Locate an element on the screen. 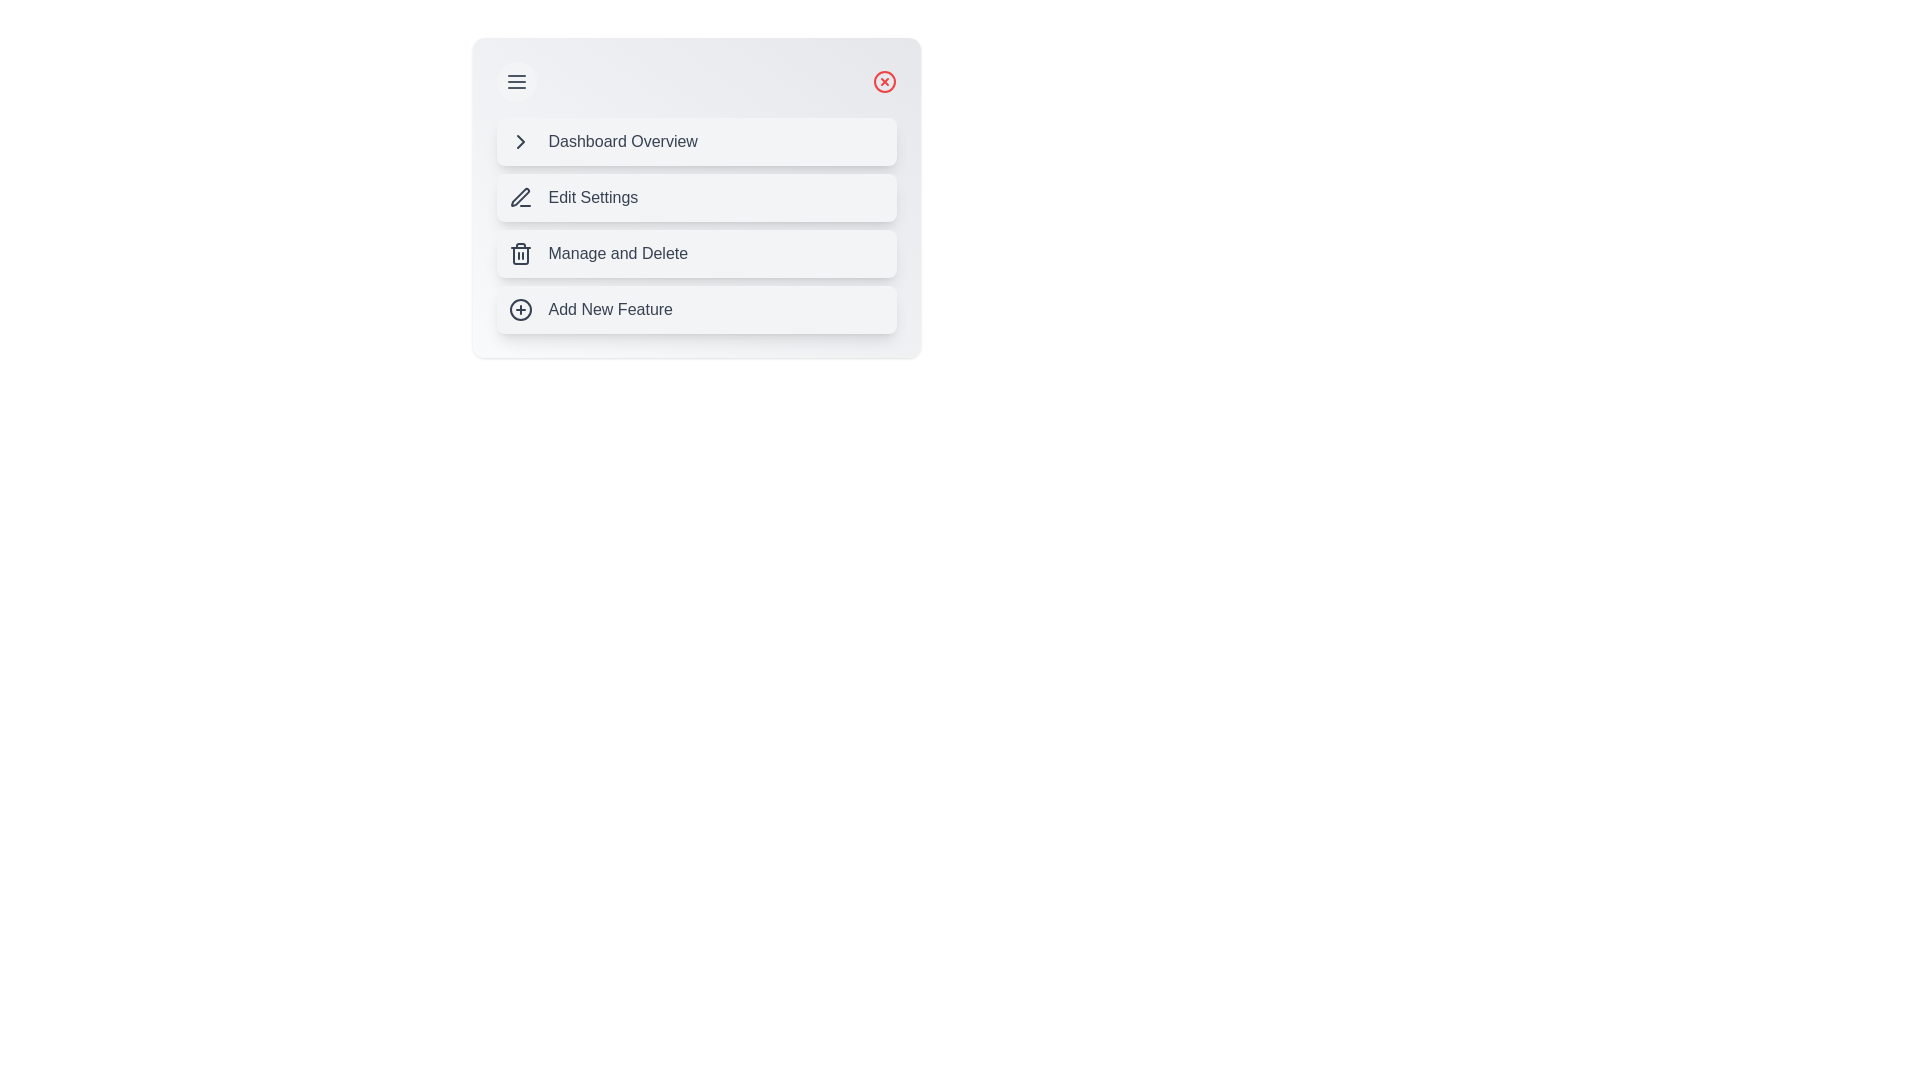 The image size is (1920, 1080). the close button to close the menu is located at coordinates (883, 80).